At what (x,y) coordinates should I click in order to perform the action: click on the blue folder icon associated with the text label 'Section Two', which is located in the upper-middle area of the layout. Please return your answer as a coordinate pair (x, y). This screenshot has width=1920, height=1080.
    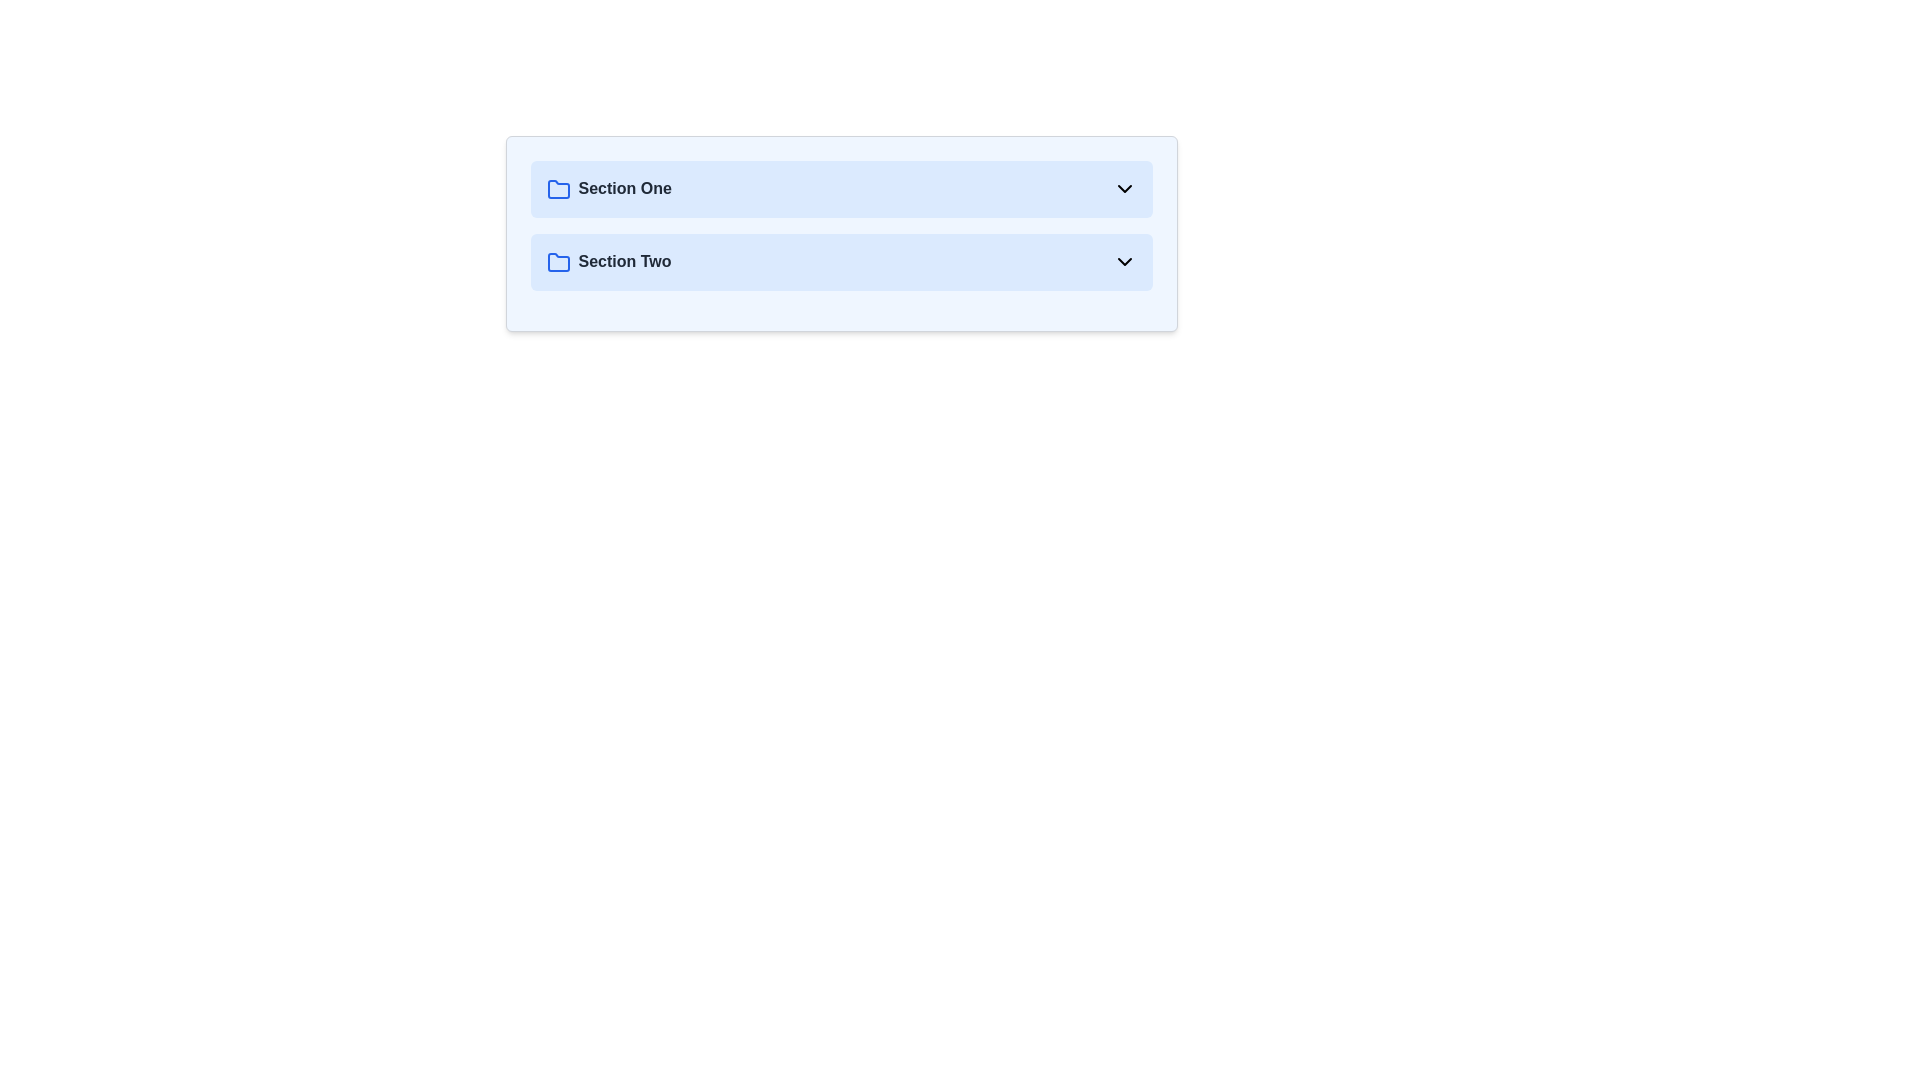
    Looking at the image, I should click on (558, 261).